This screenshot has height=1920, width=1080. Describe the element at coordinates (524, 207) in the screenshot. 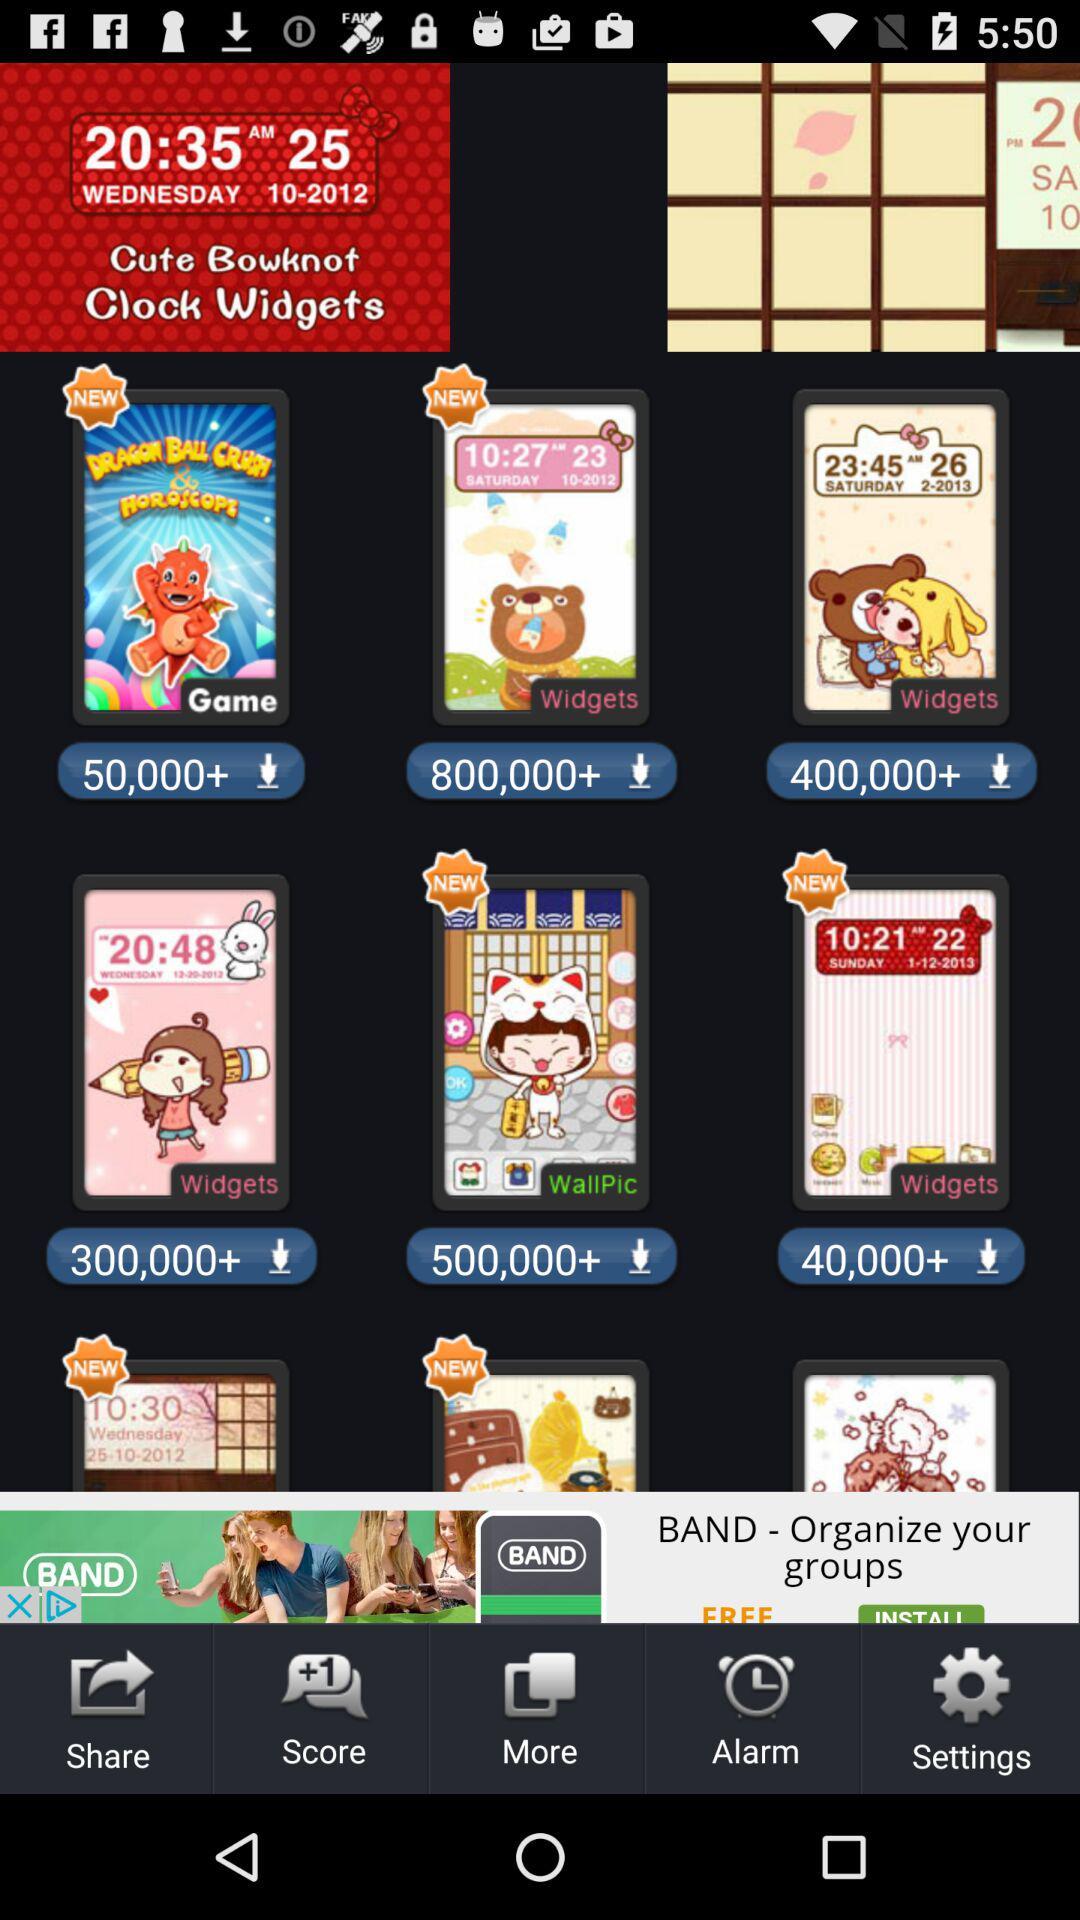

I see `advertisement` at that location.